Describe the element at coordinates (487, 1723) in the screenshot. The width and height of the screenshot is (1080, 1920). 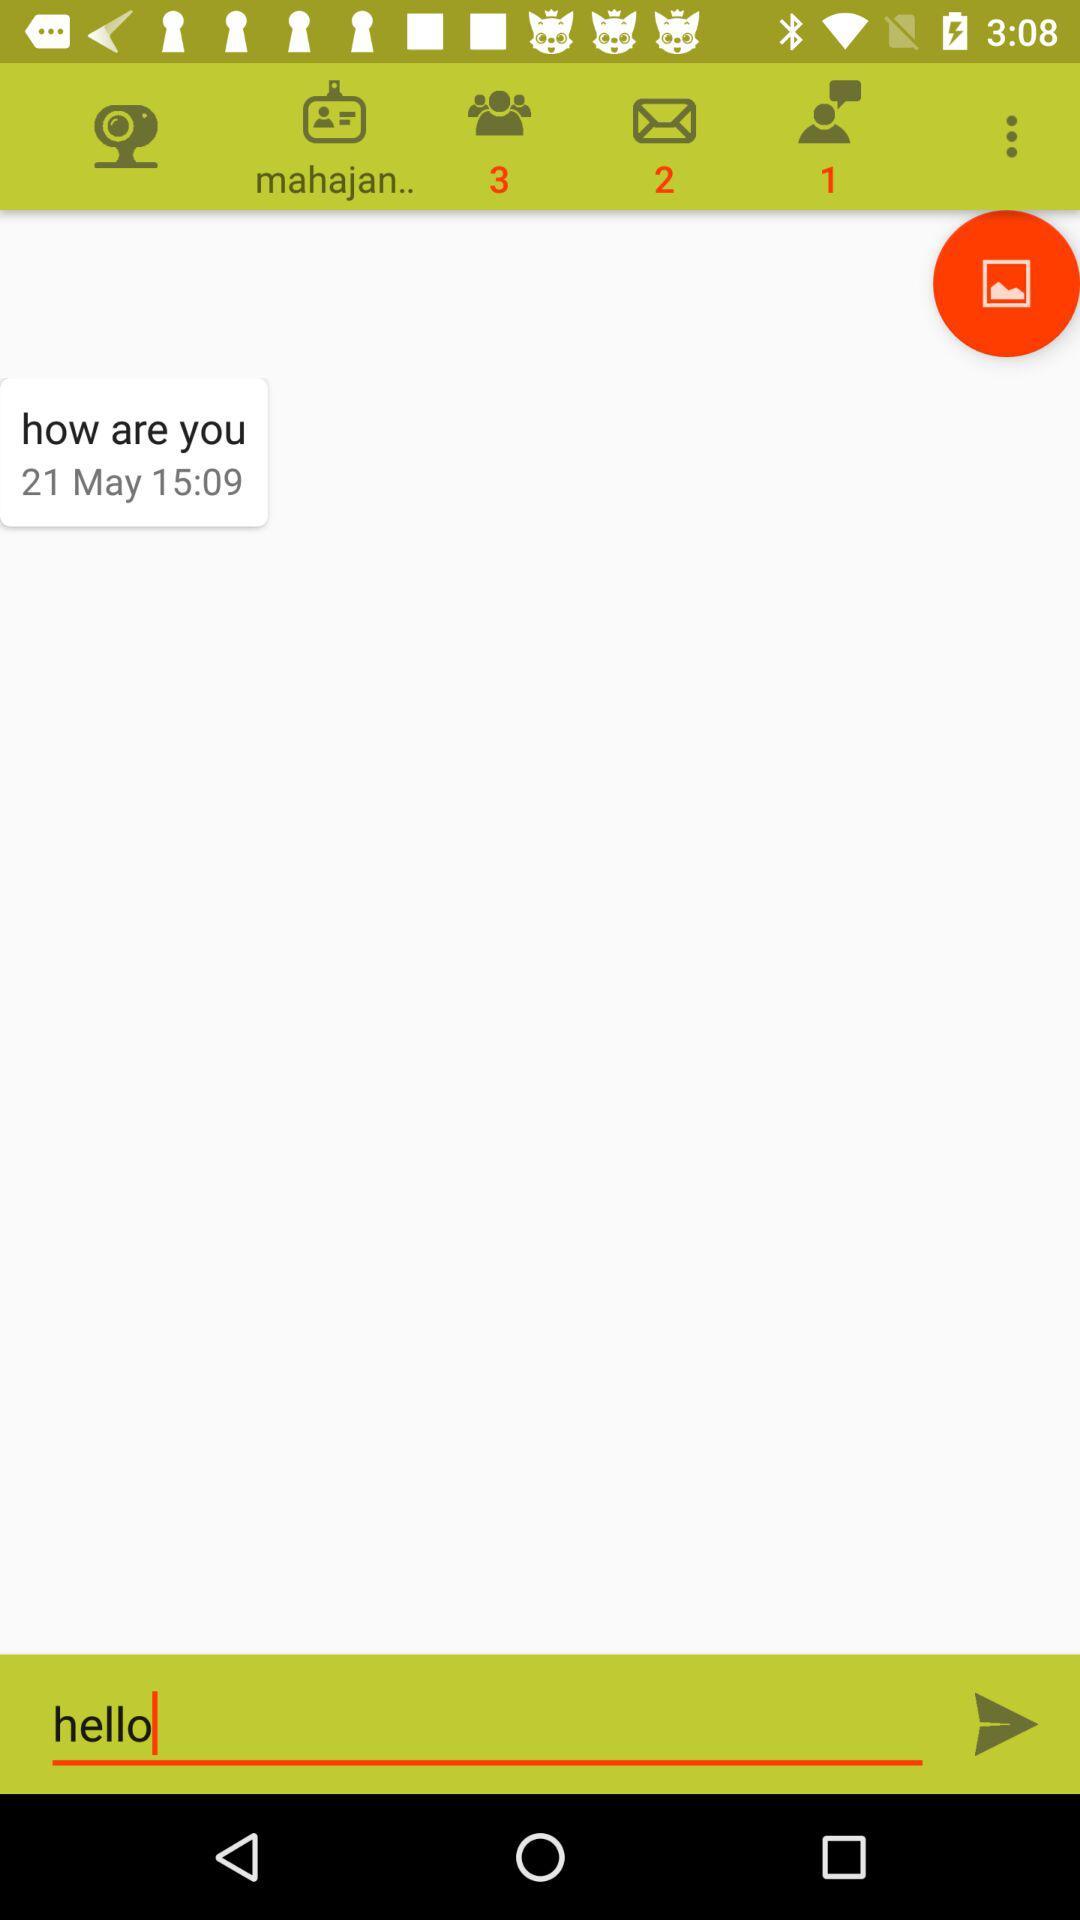
I see `text field which is at bottom of the page` at that location.